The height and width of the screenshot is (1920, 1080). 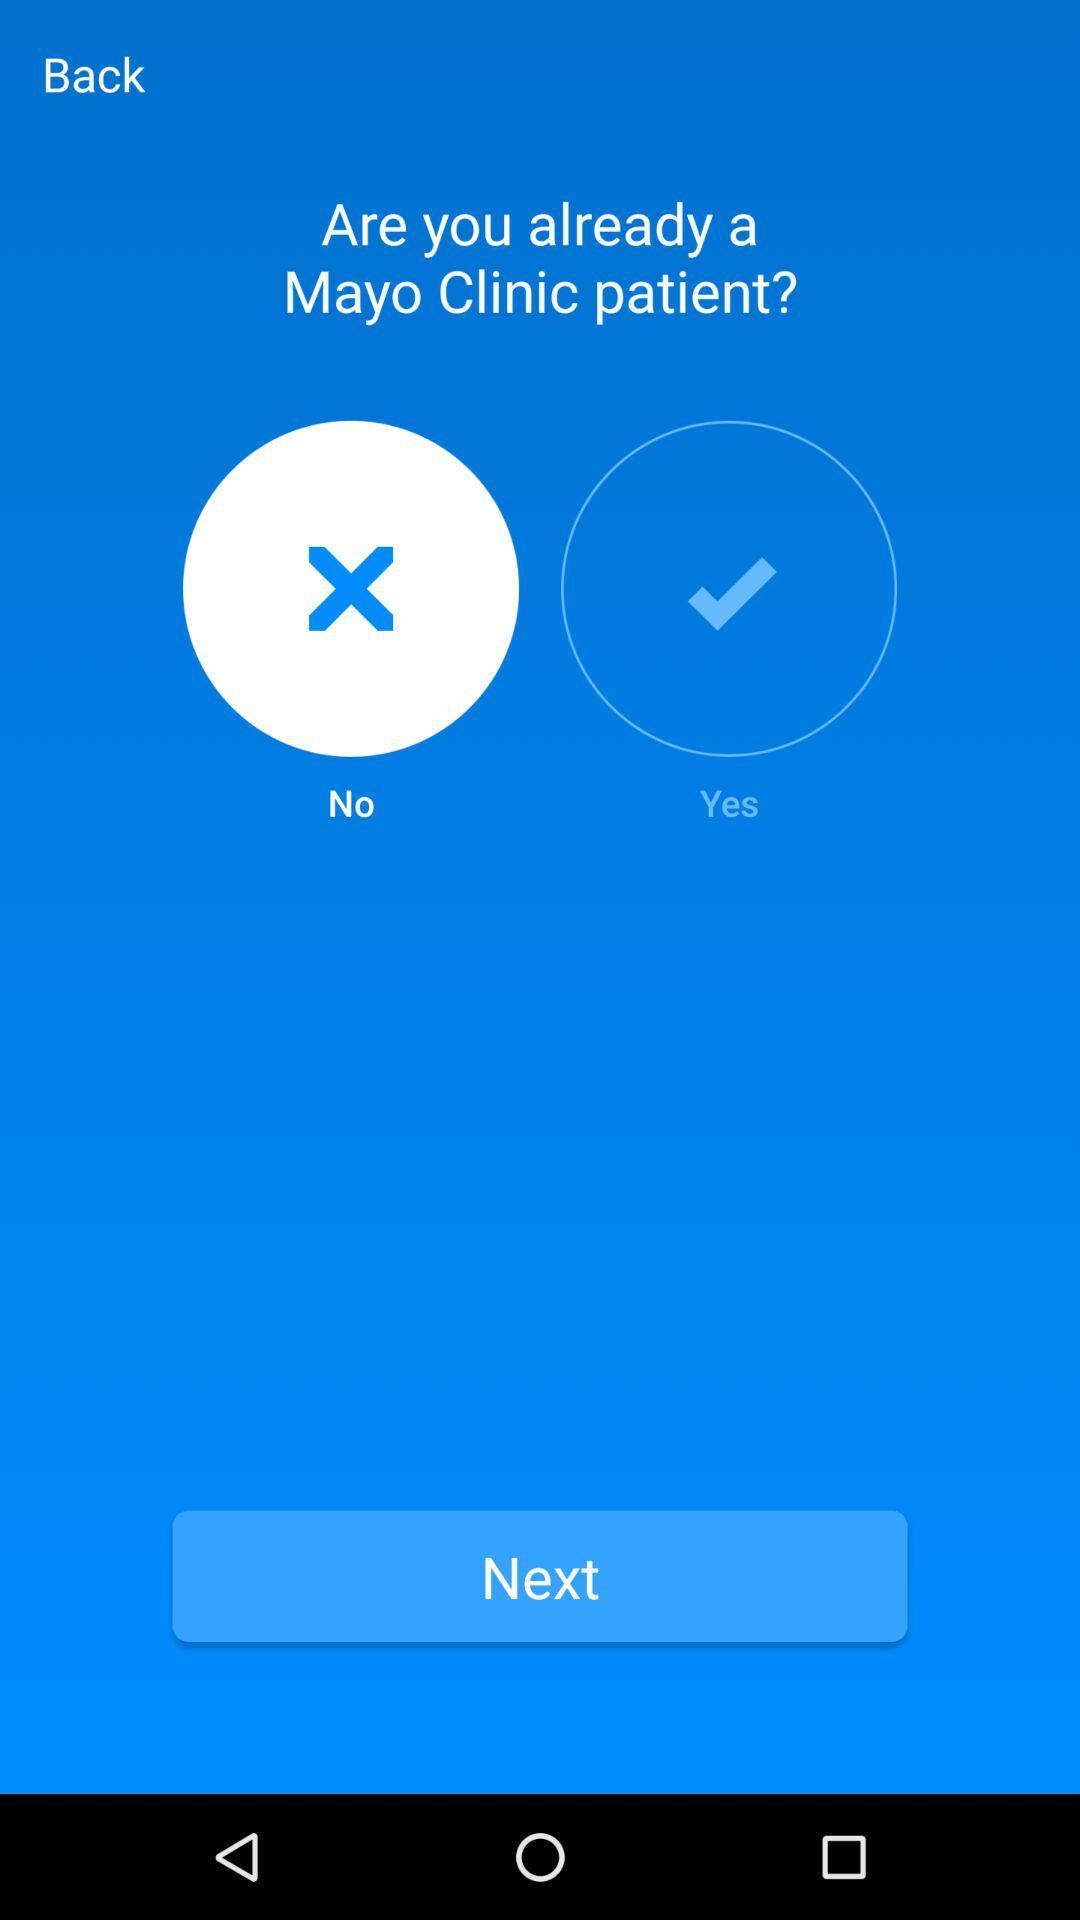 What do you see at coordinates (729, 623) in the screenshot?
I see `the yes at the top right corner` at bounding box center [729, 623].